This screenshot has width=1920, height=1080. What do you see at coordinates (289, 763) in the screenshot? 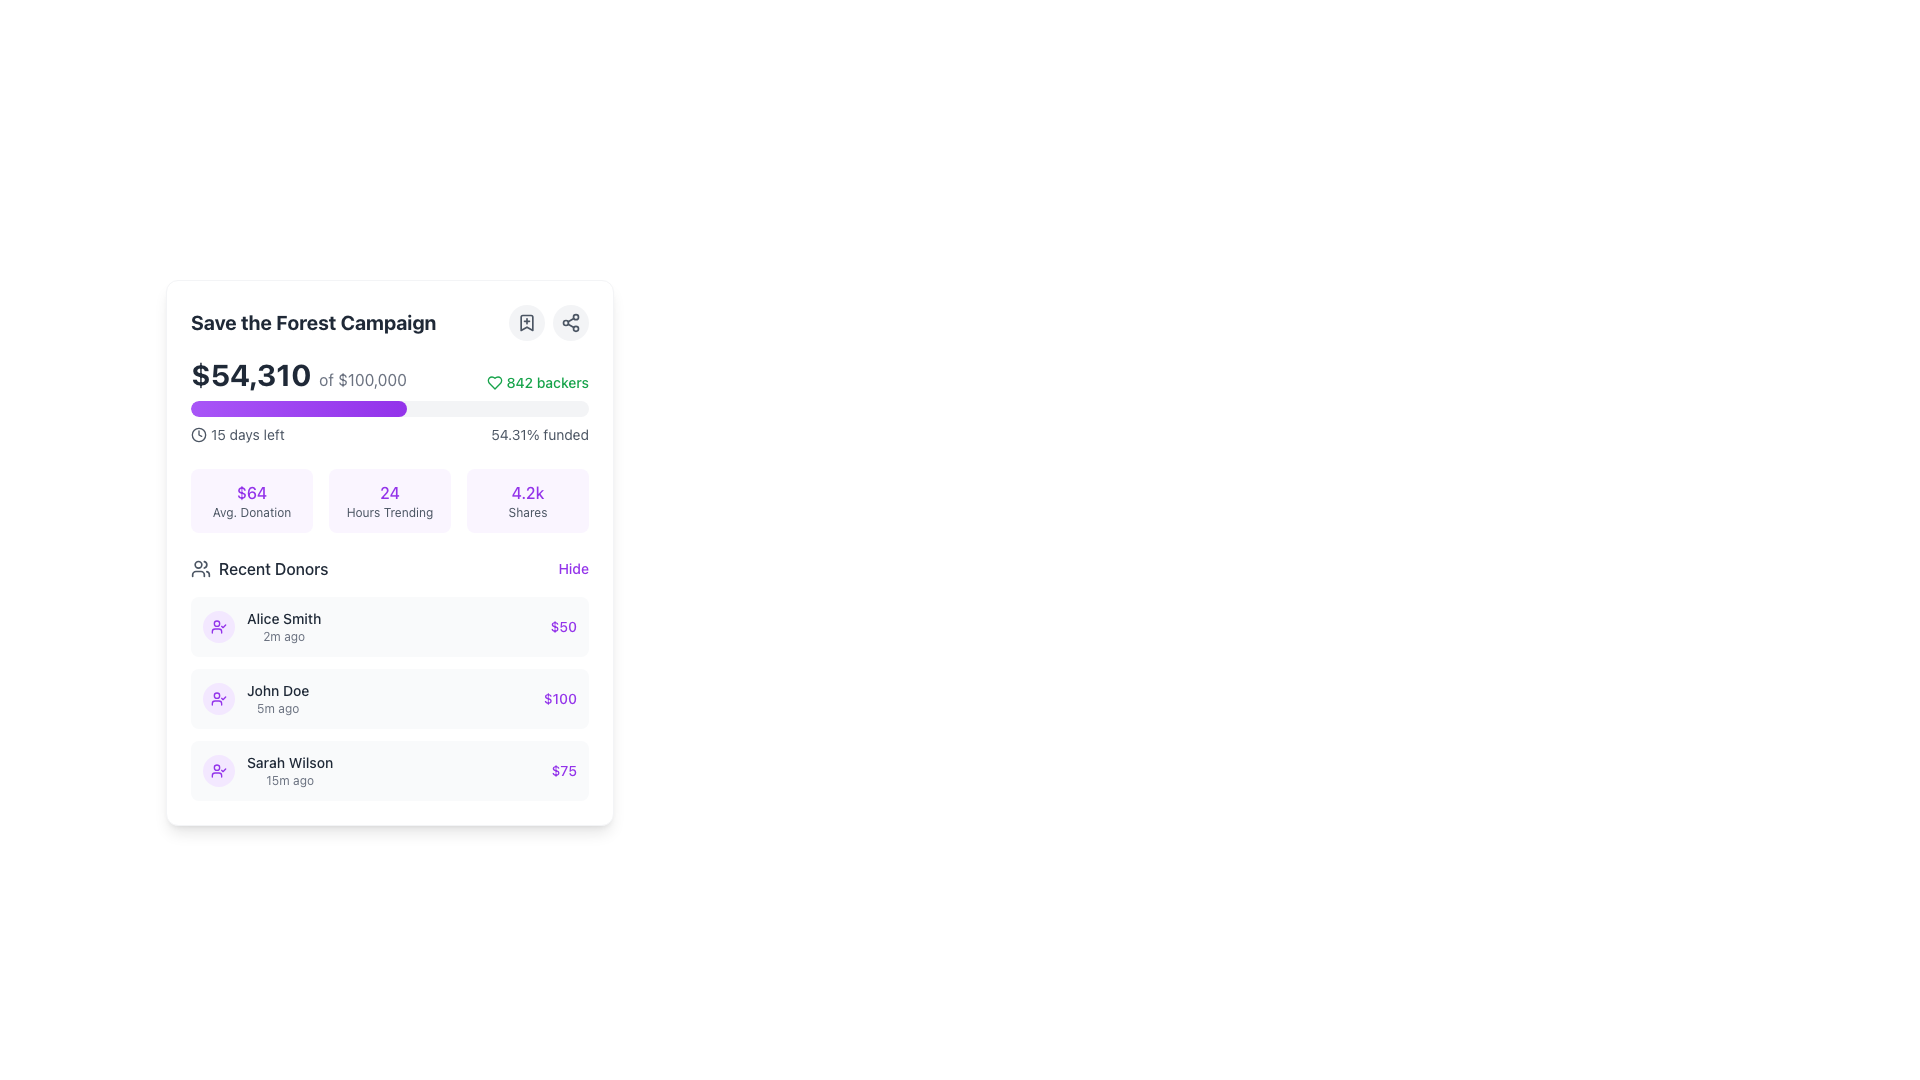
I see `the surrounding elements near the static text displaying 'Sarah Wilson' in the 'Recent Donors' section to perform contextual actions` at bounding box center [289, 763].